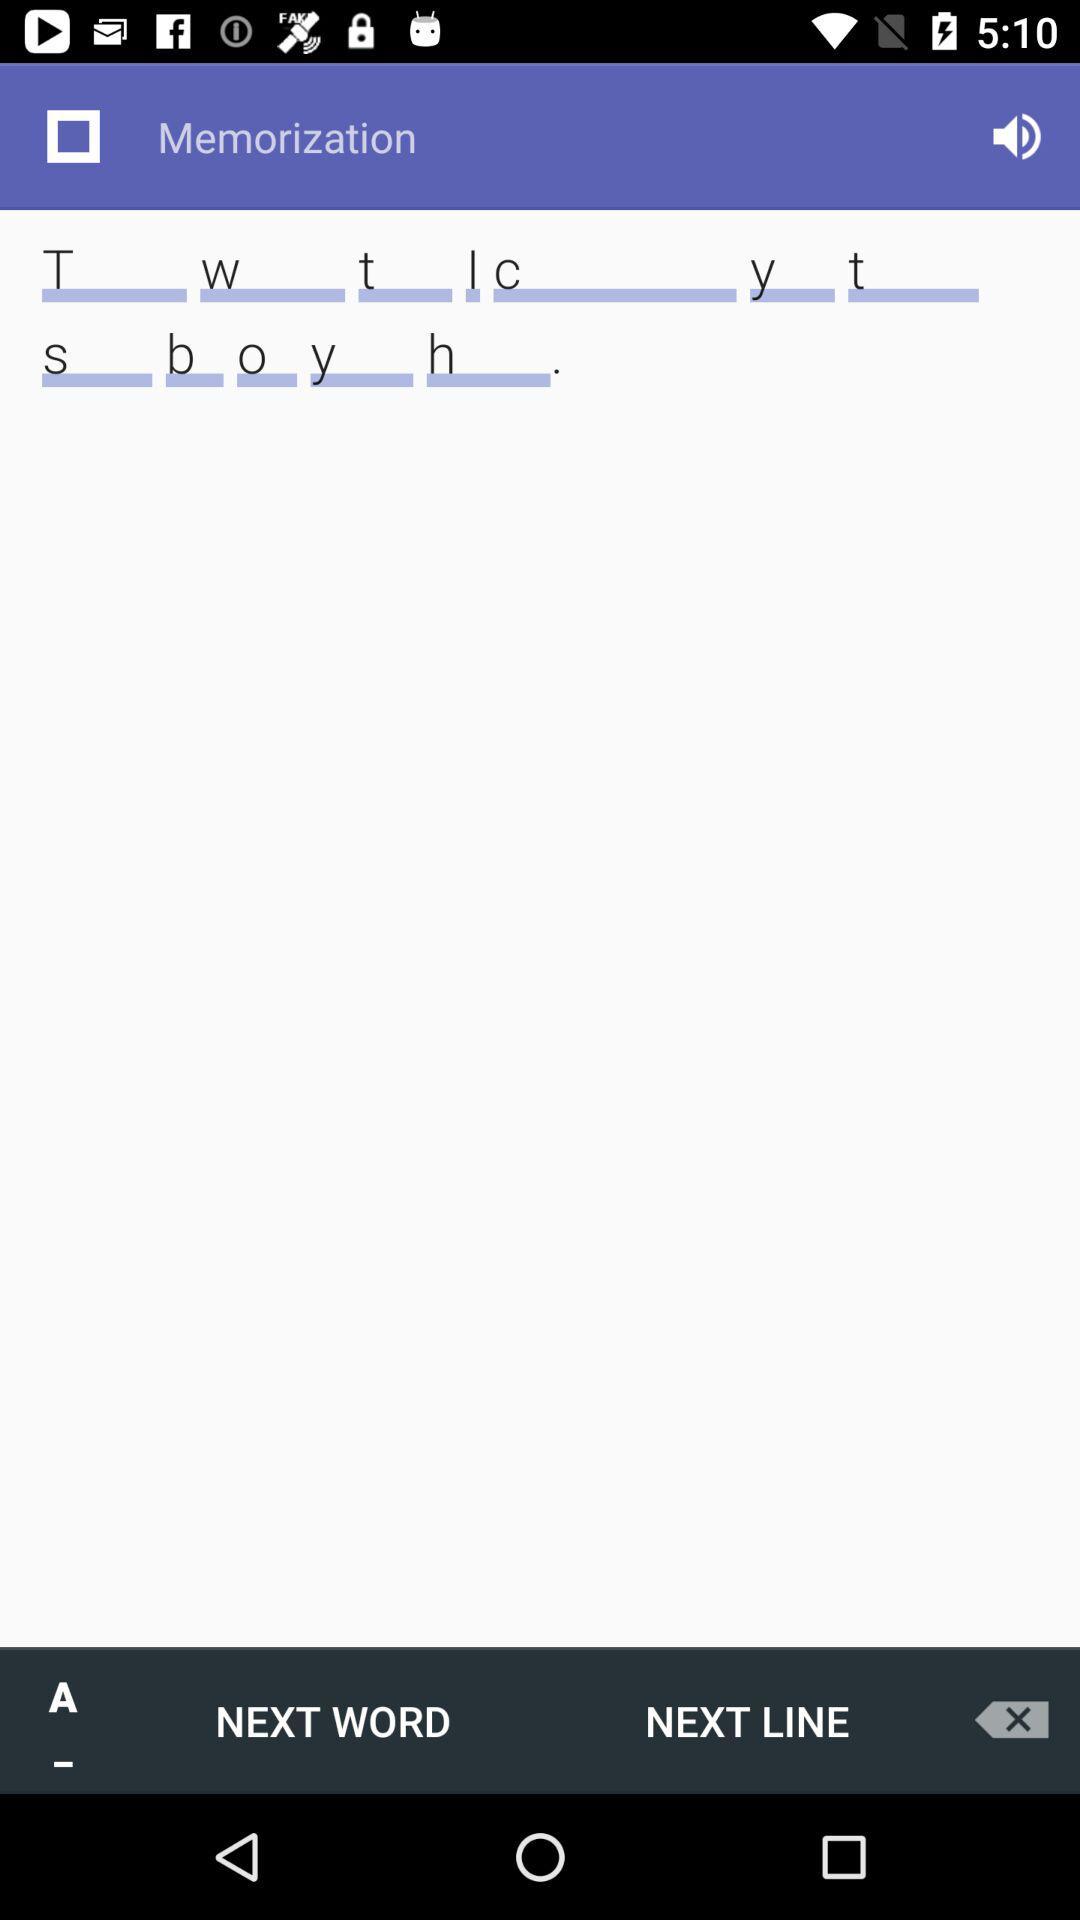  Describe the element at coordinates (1017, 1719) in the screenshot. I see `go back` at that location.